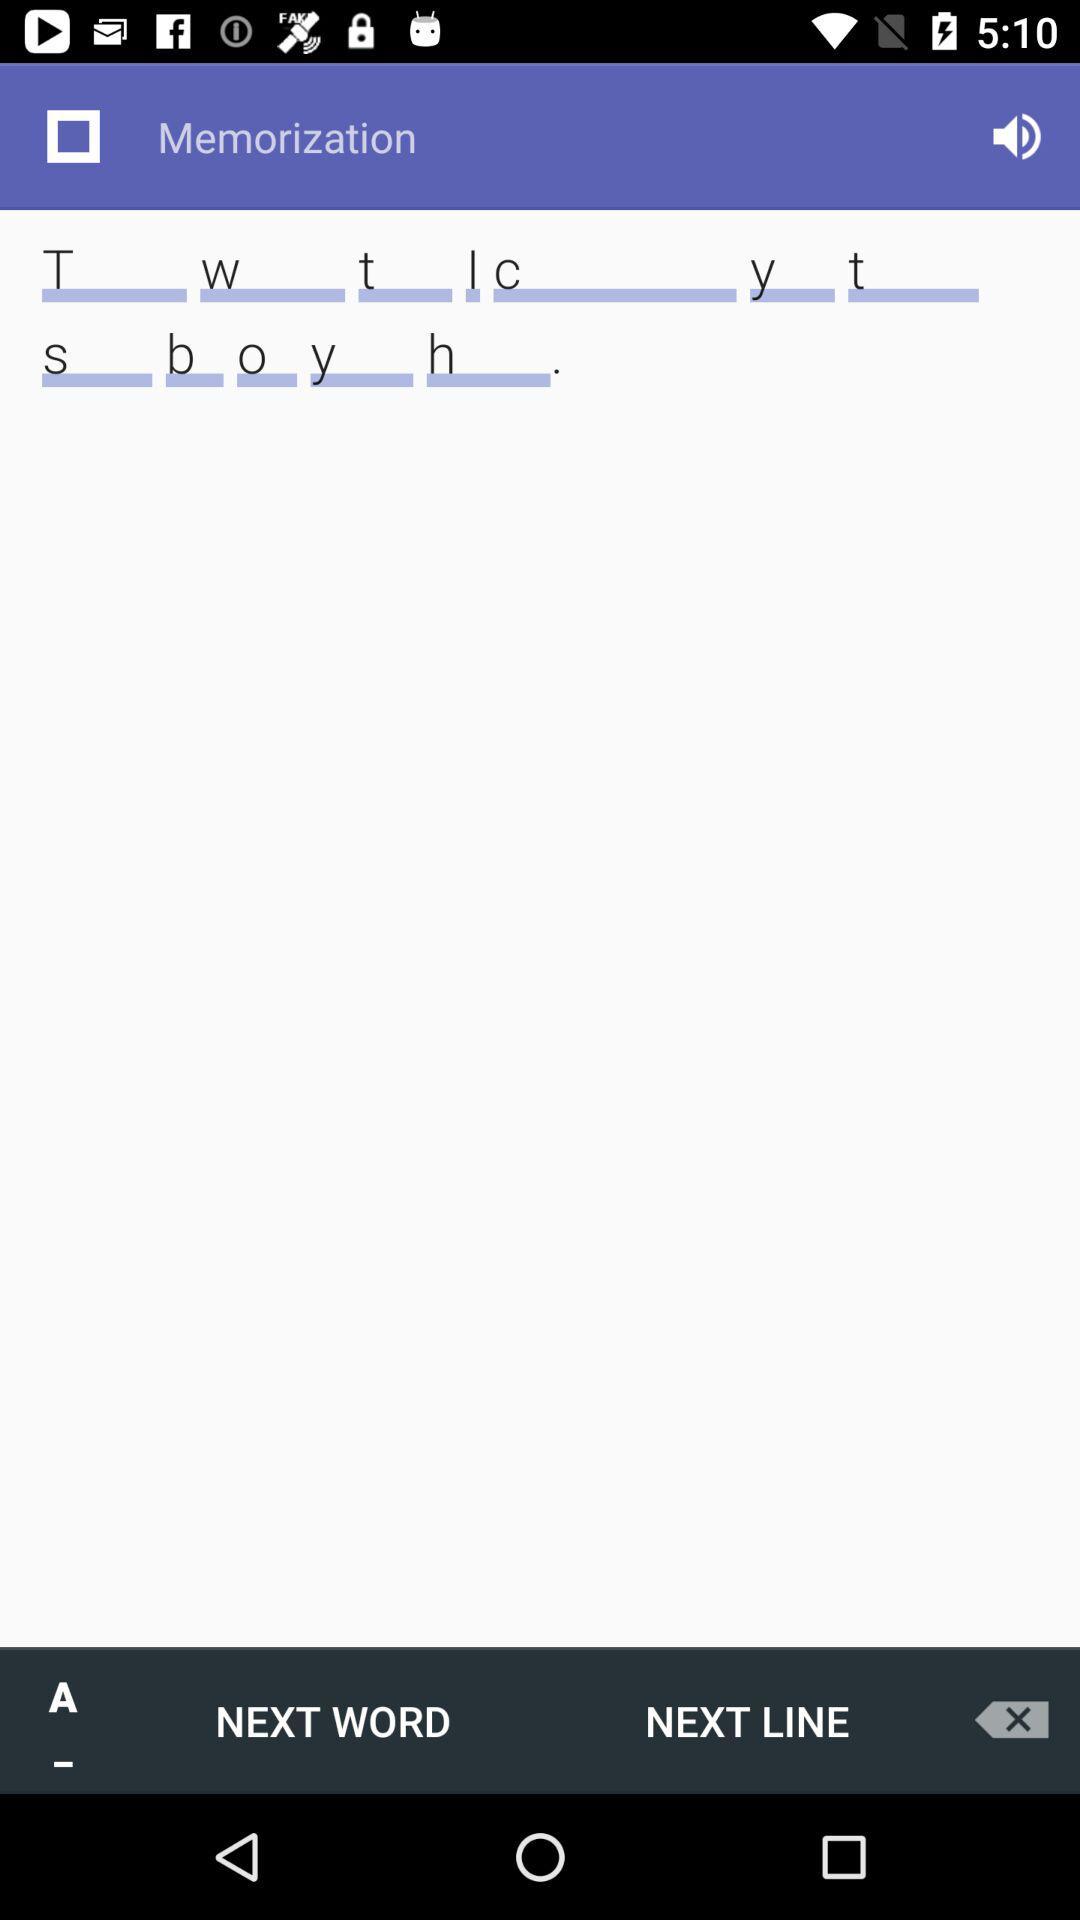  Describe the element at coordinates (1017, 1719) in the screenshot. I see `go back` at that location.